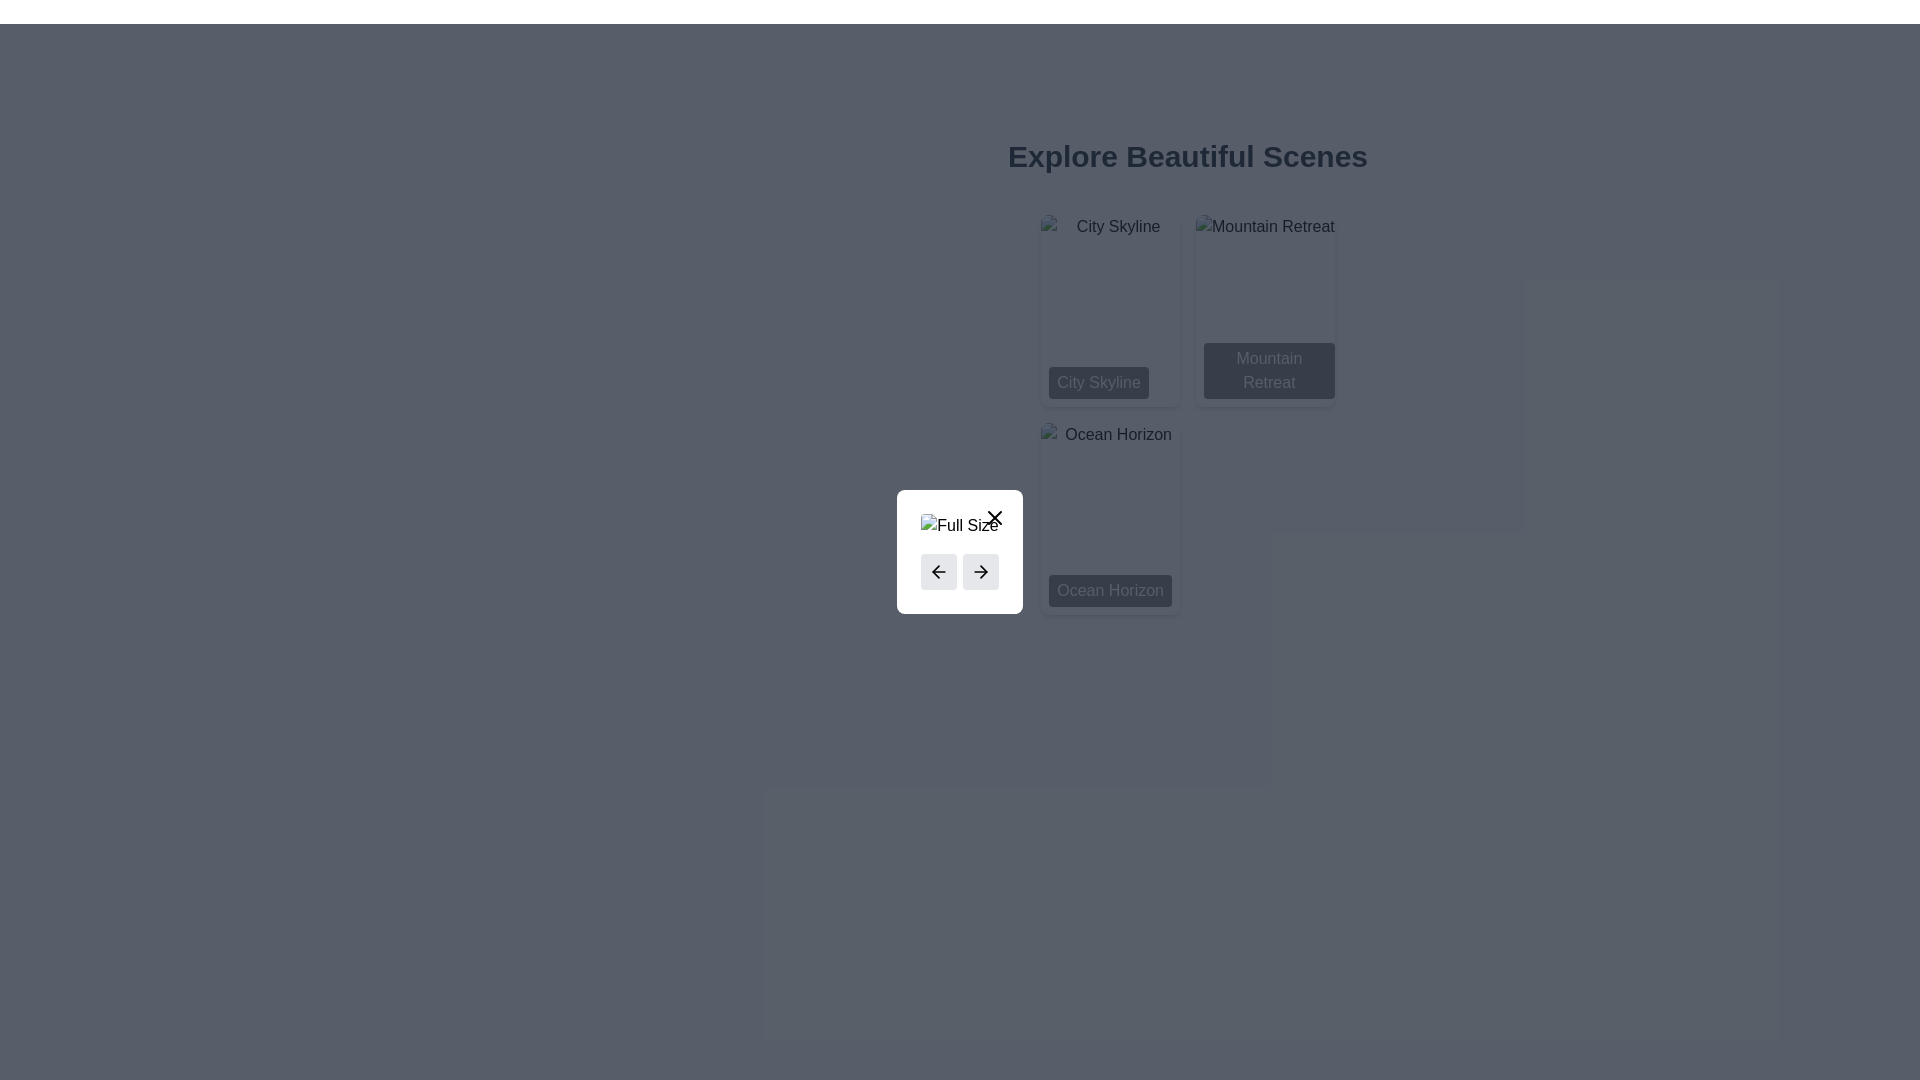 Image resolution: width=1920 pixels, height=1080 pixels. I want to click on an item within the grid layout labeled 'City Skyline', 'Mountain Retreat', or 'Ocean Horizon' for interaction, so click(1188, 414).